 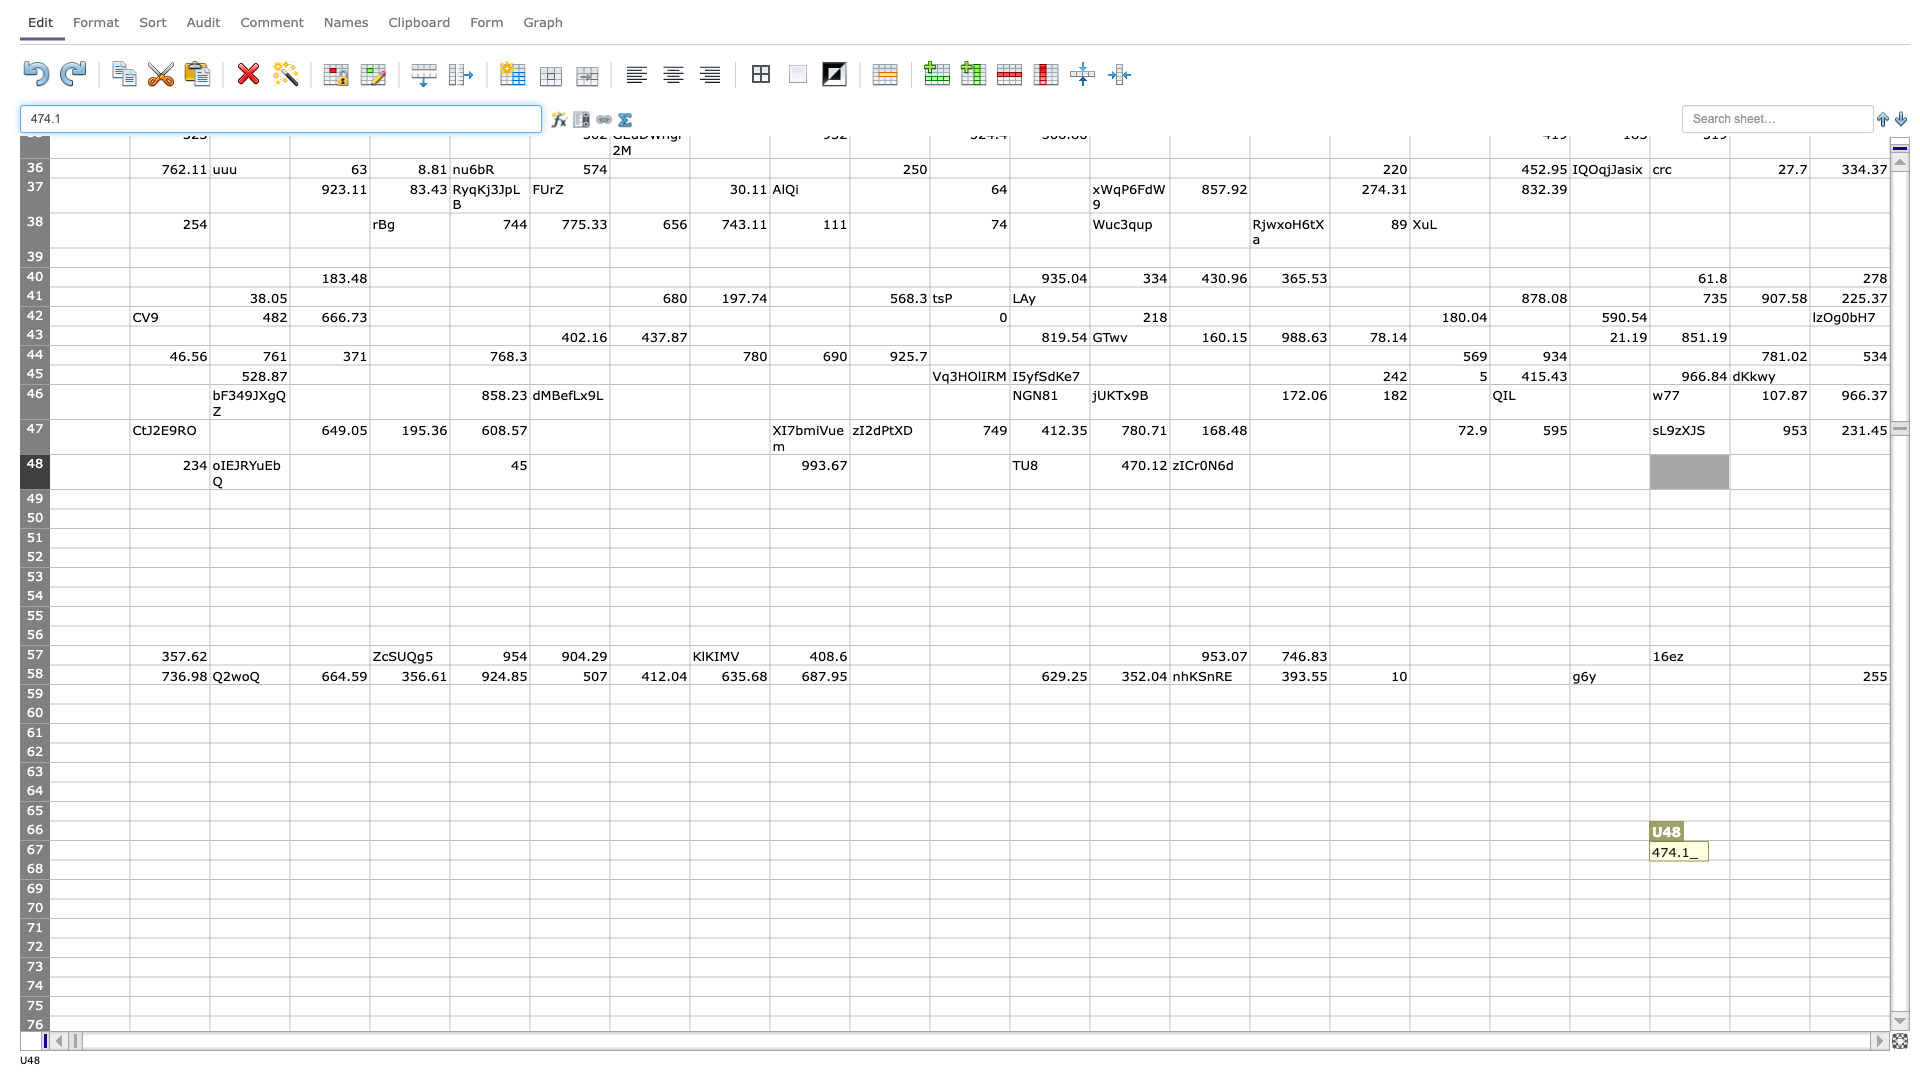 I want to click on Place cursor on bottom right corner of W68, so click(x=1889, y=878).